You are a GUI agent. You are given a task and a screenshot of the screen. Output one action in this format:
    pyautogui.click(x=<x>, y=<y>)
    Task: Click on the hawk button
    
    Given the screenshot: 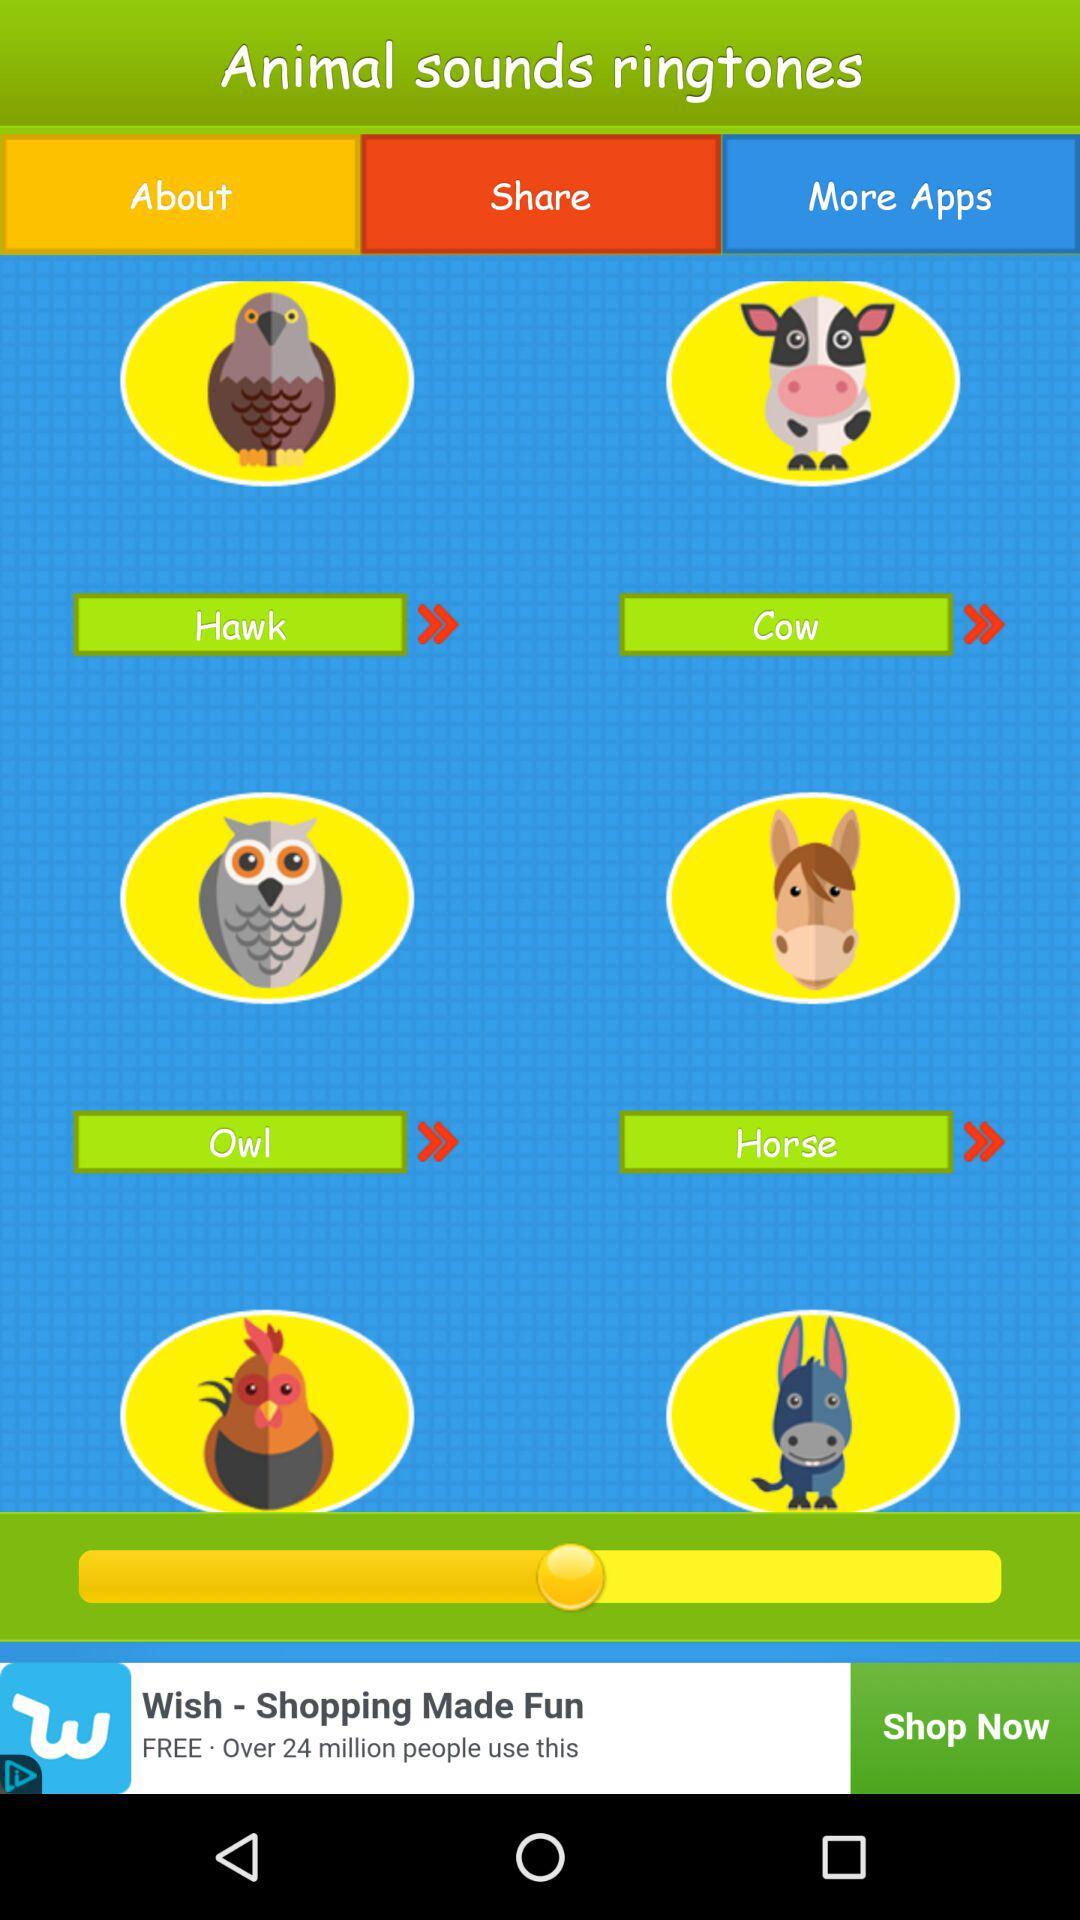 What is the action you would take?
    pyautogui.click(x=239, y=623)
    